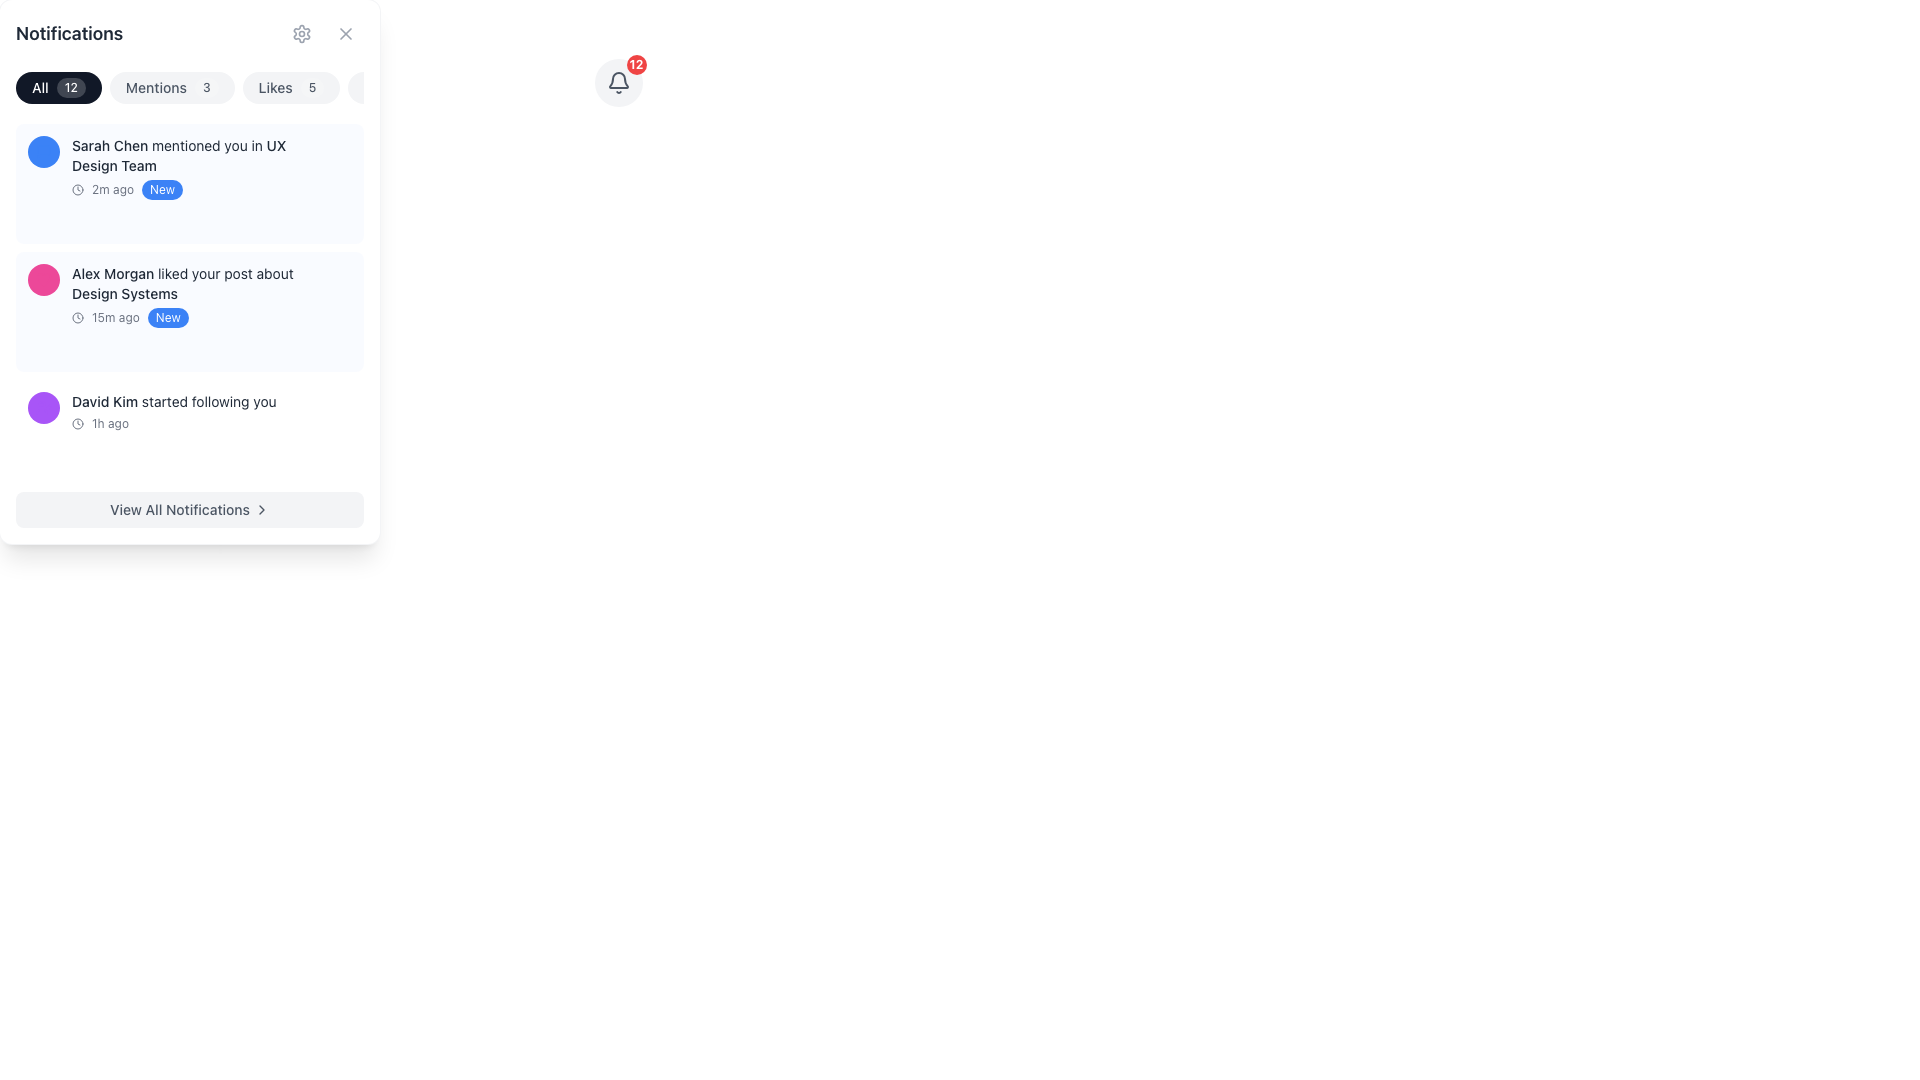  I want to click on the bell icon in the upper right region of the interface, so click(617, 82).